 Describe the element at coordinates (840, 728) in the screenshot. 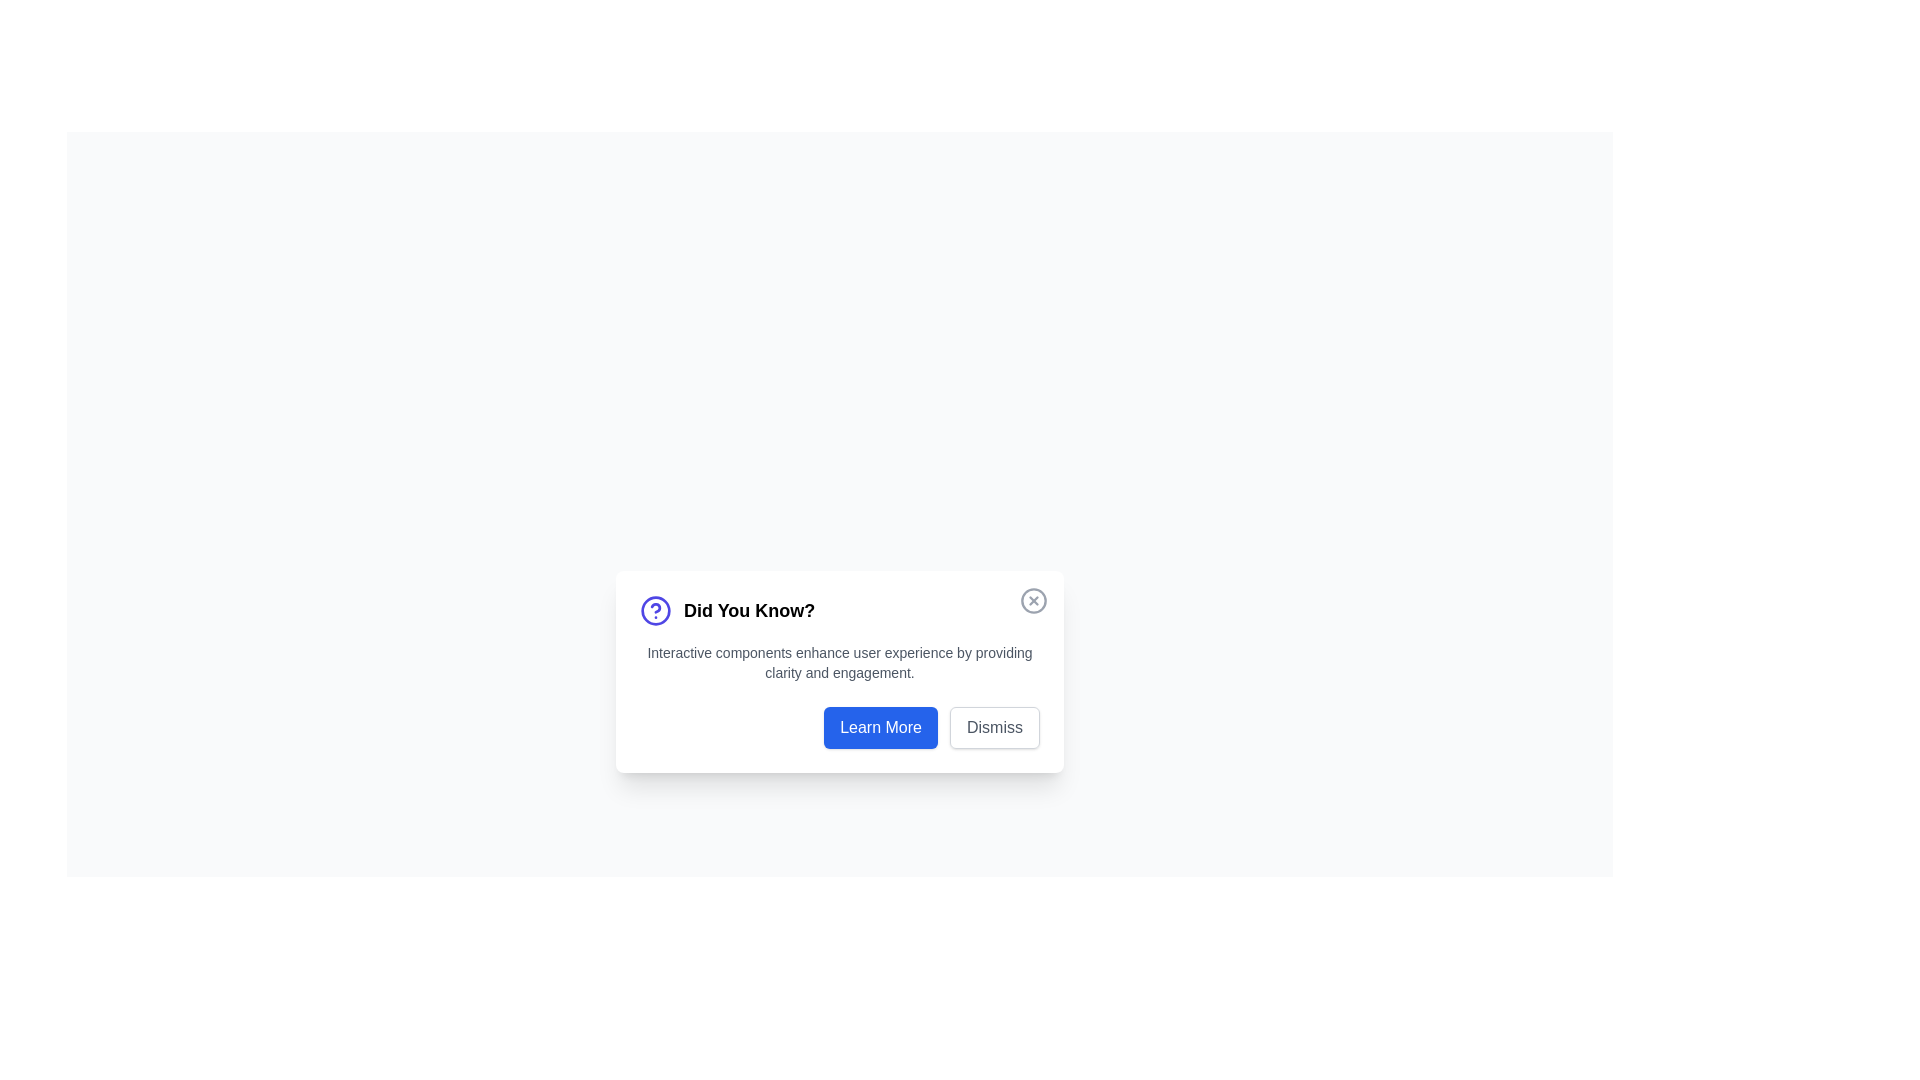

I see `the leftmost button in the dialog box below the text 'Interactive components enhance user experience by providing clarity and engagement.'` at that location.